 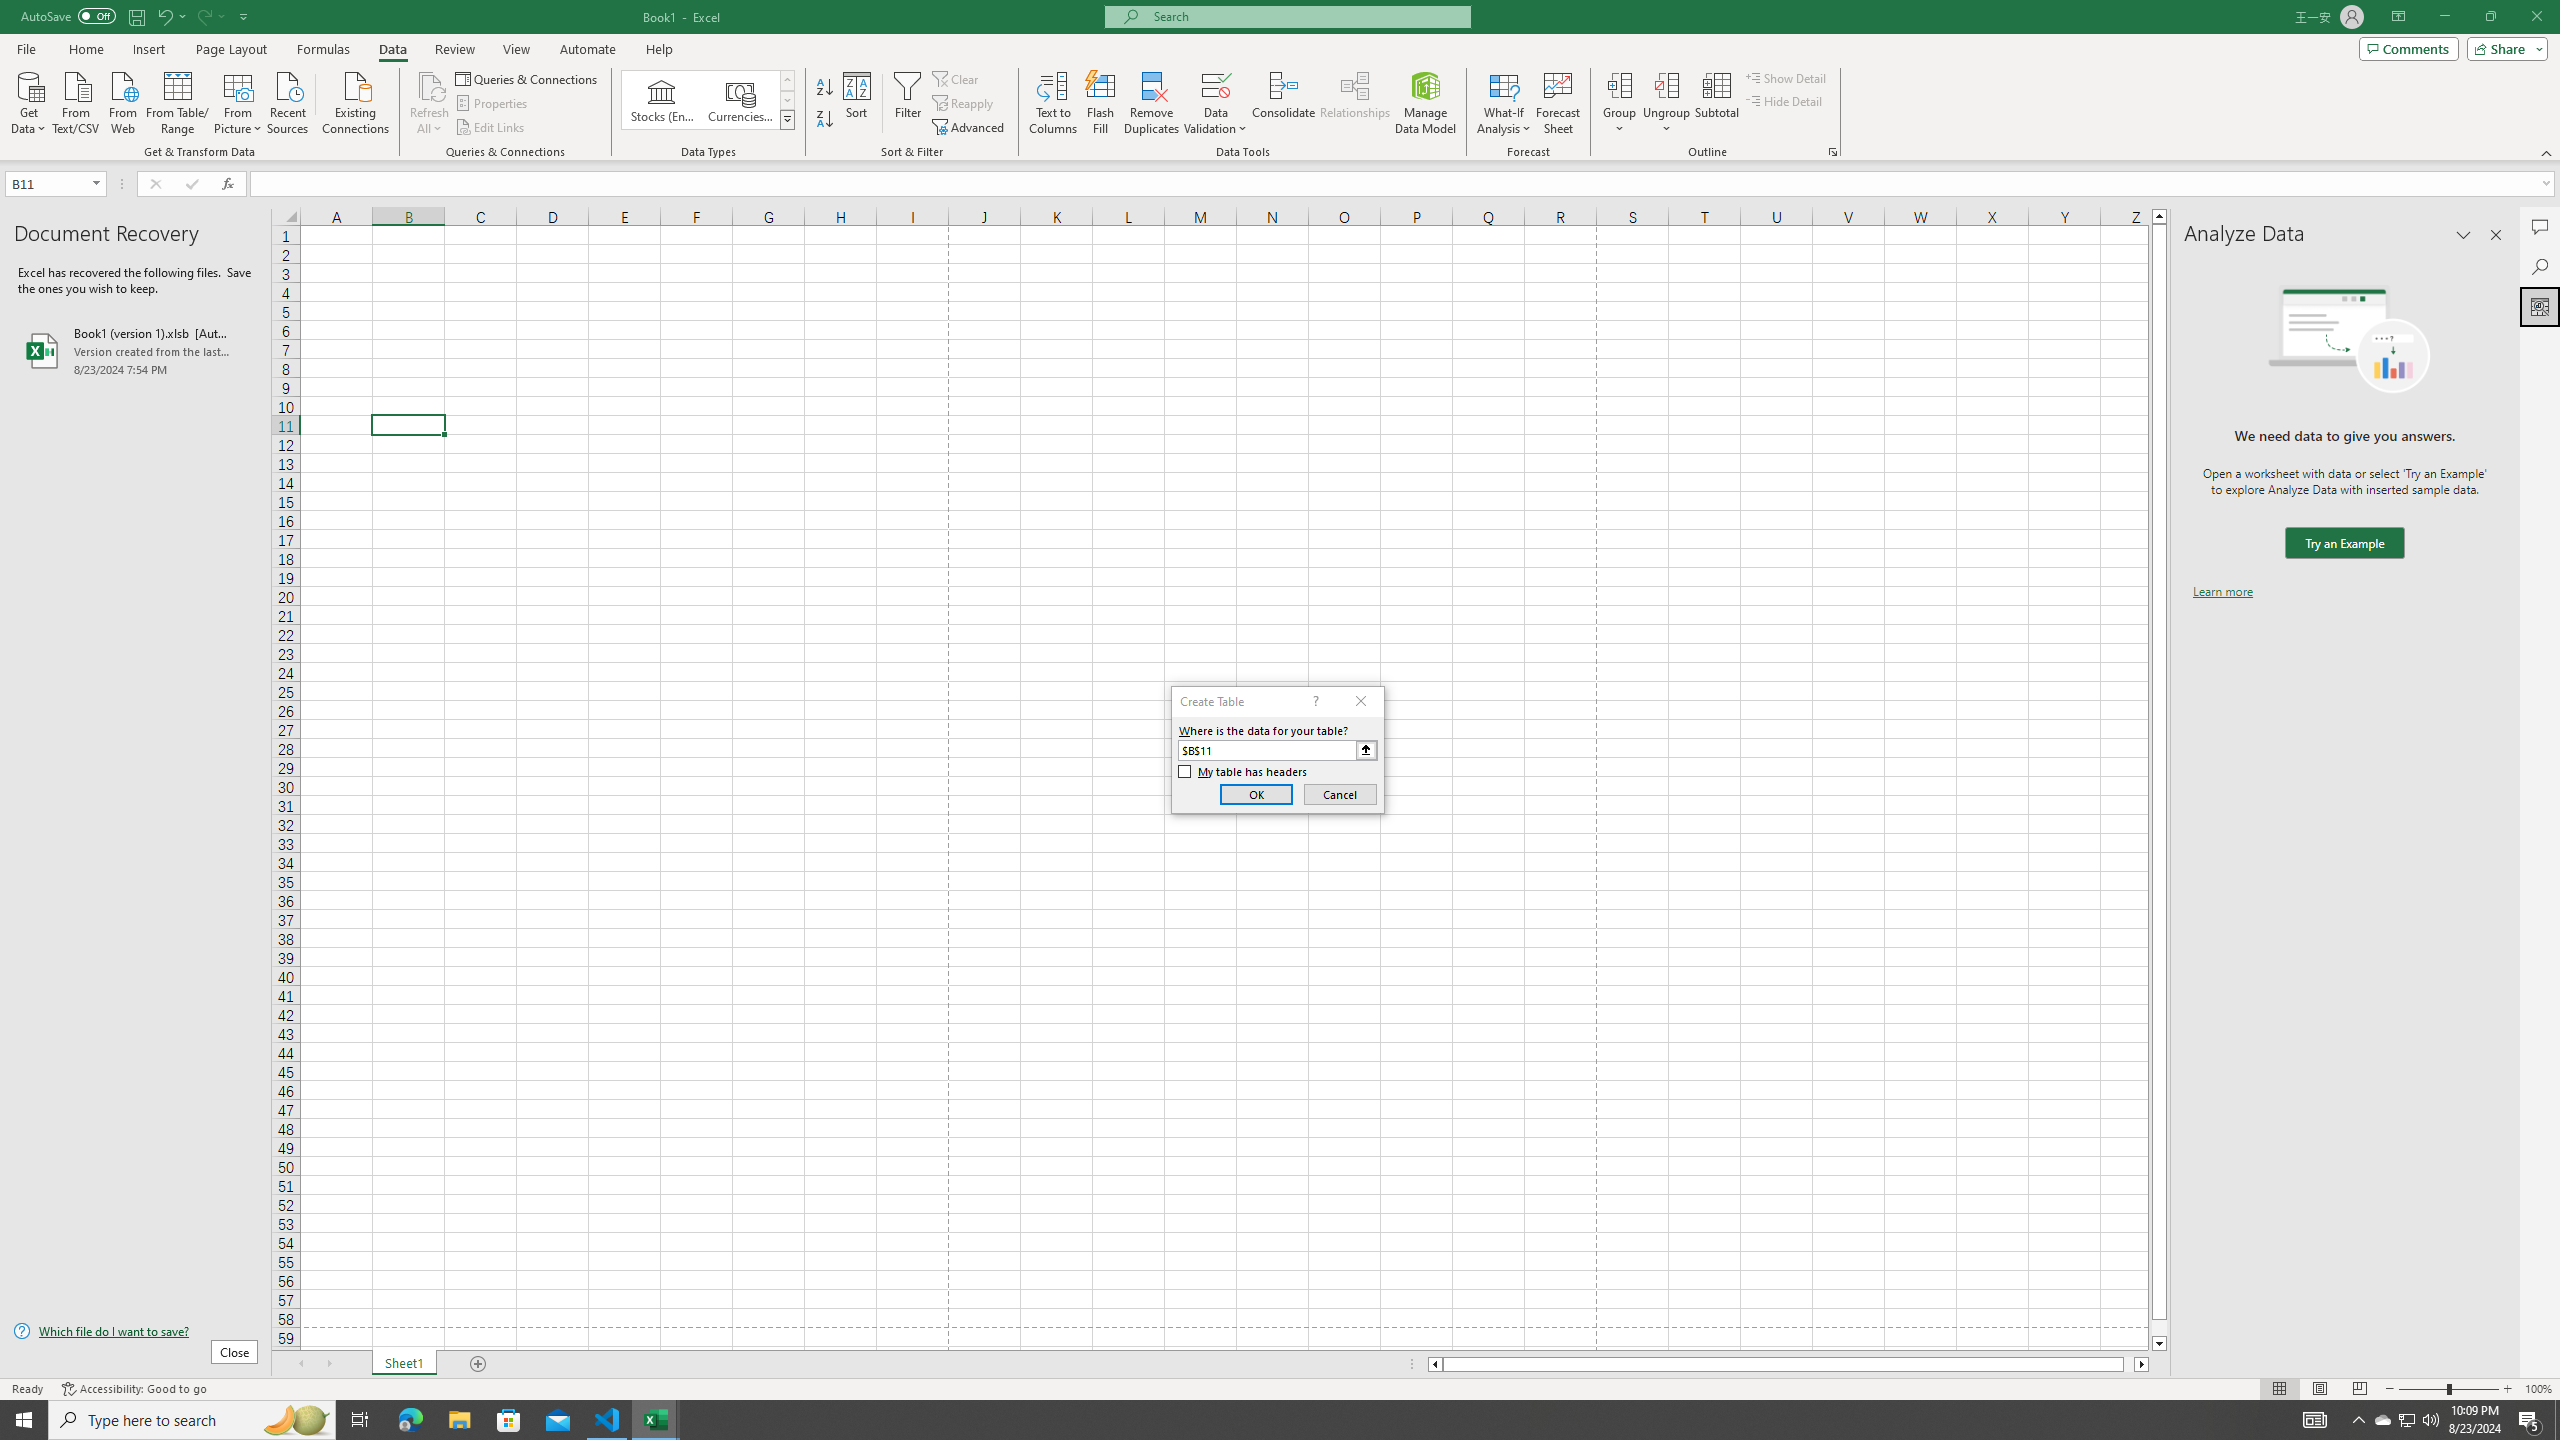 I want to click on 'Properties', so click(x=493, y=103).